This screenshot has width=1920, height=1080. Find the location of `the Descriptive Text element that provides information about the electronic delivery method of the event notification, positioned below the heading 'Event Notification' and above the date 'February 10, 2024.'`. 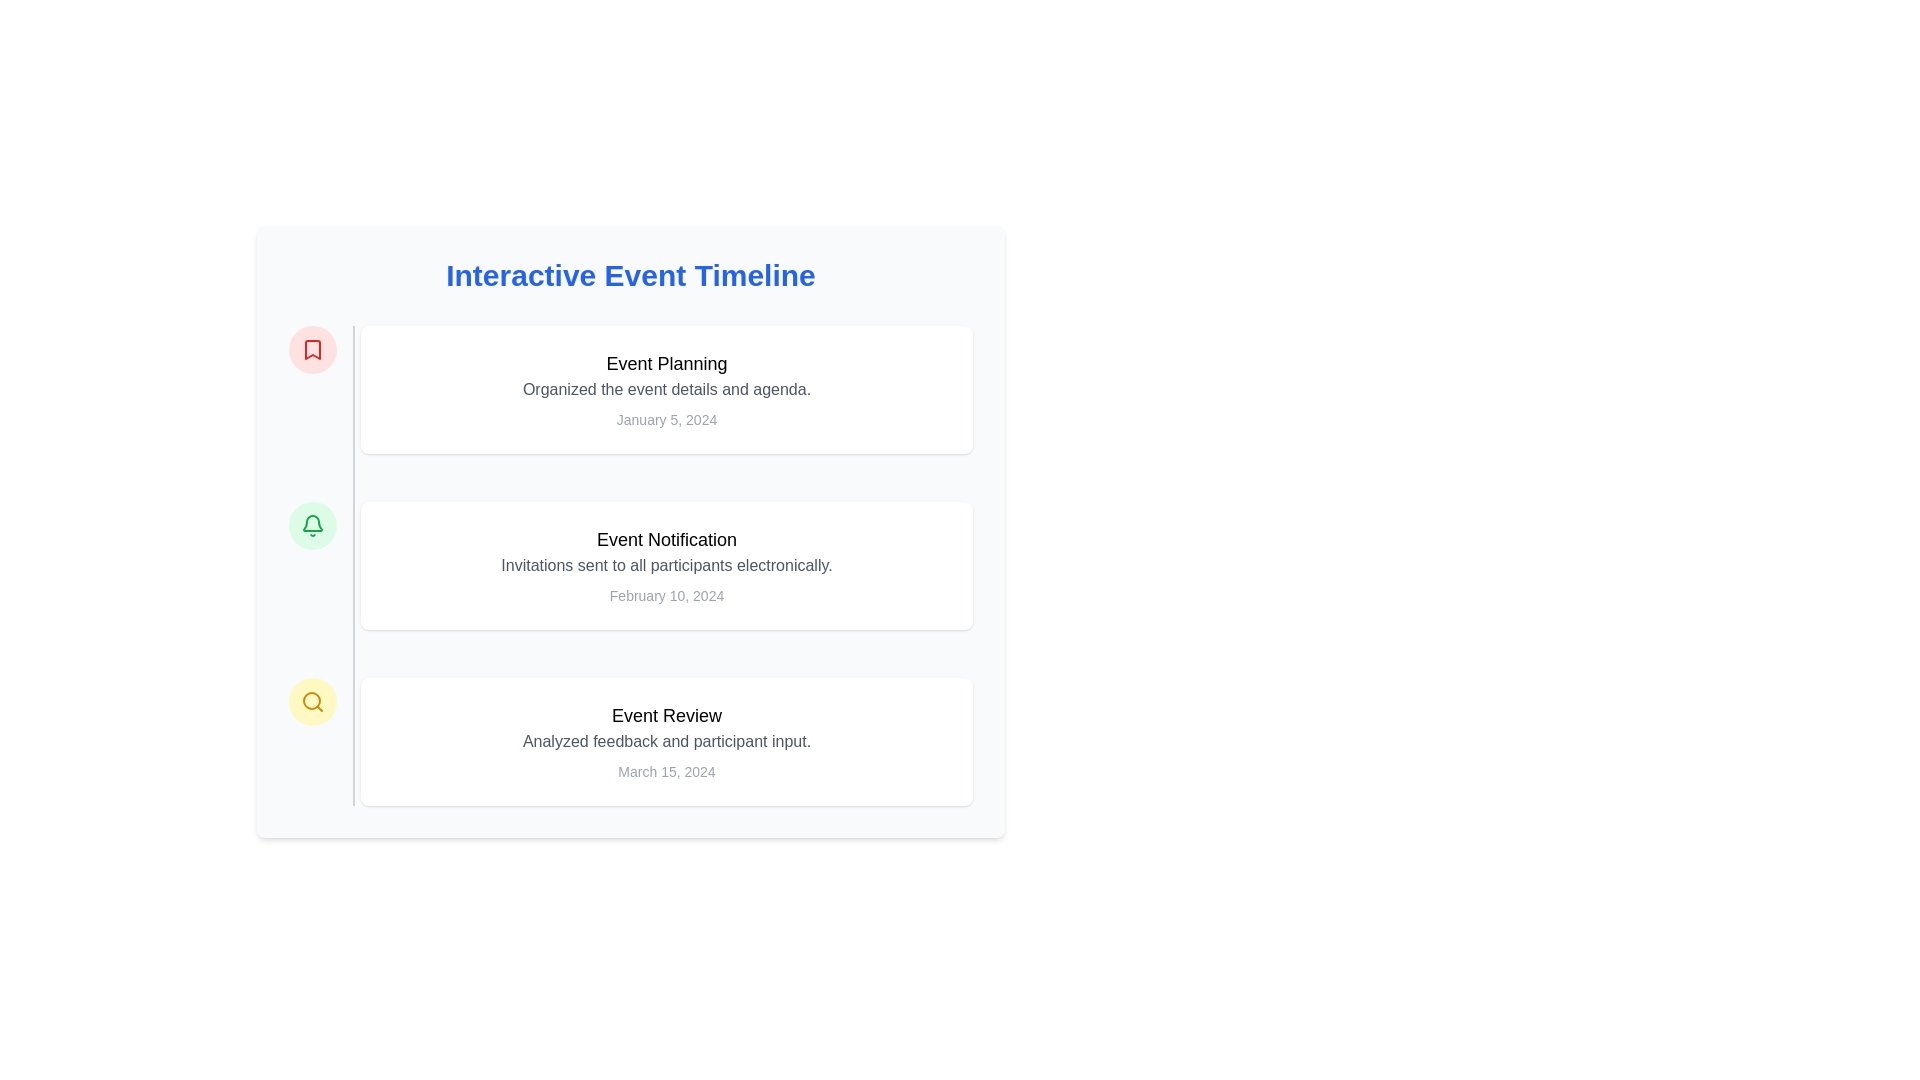

the Descriptive Text element that provides information about the electronic delivery method of the event notification, positioned below the heading 'Event Notification' and above the date 'February 10, 2024.' is located at coordinates (667, 566).